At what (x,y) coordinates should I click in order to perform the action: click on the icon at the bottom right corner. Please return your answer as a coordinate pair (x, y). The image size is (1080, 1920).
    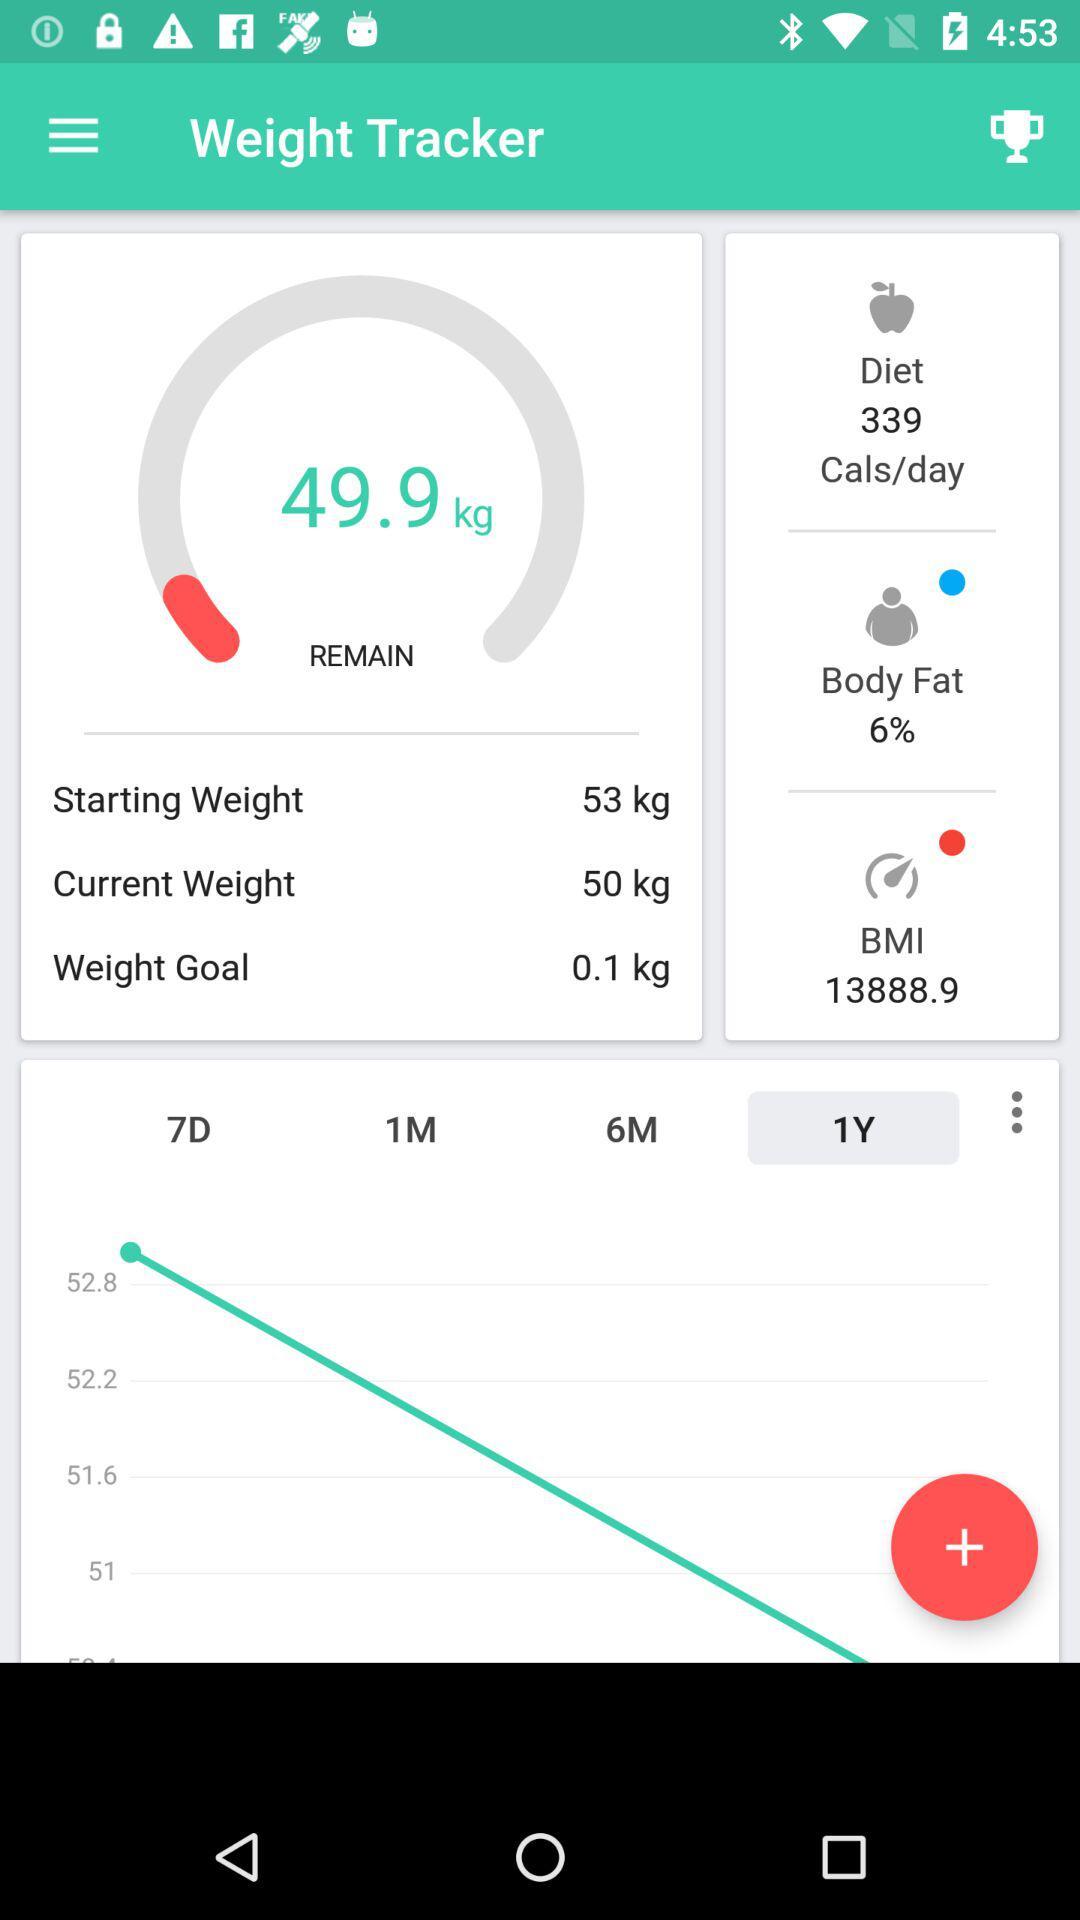
    Looking at the image, I should click on (963, 1546).